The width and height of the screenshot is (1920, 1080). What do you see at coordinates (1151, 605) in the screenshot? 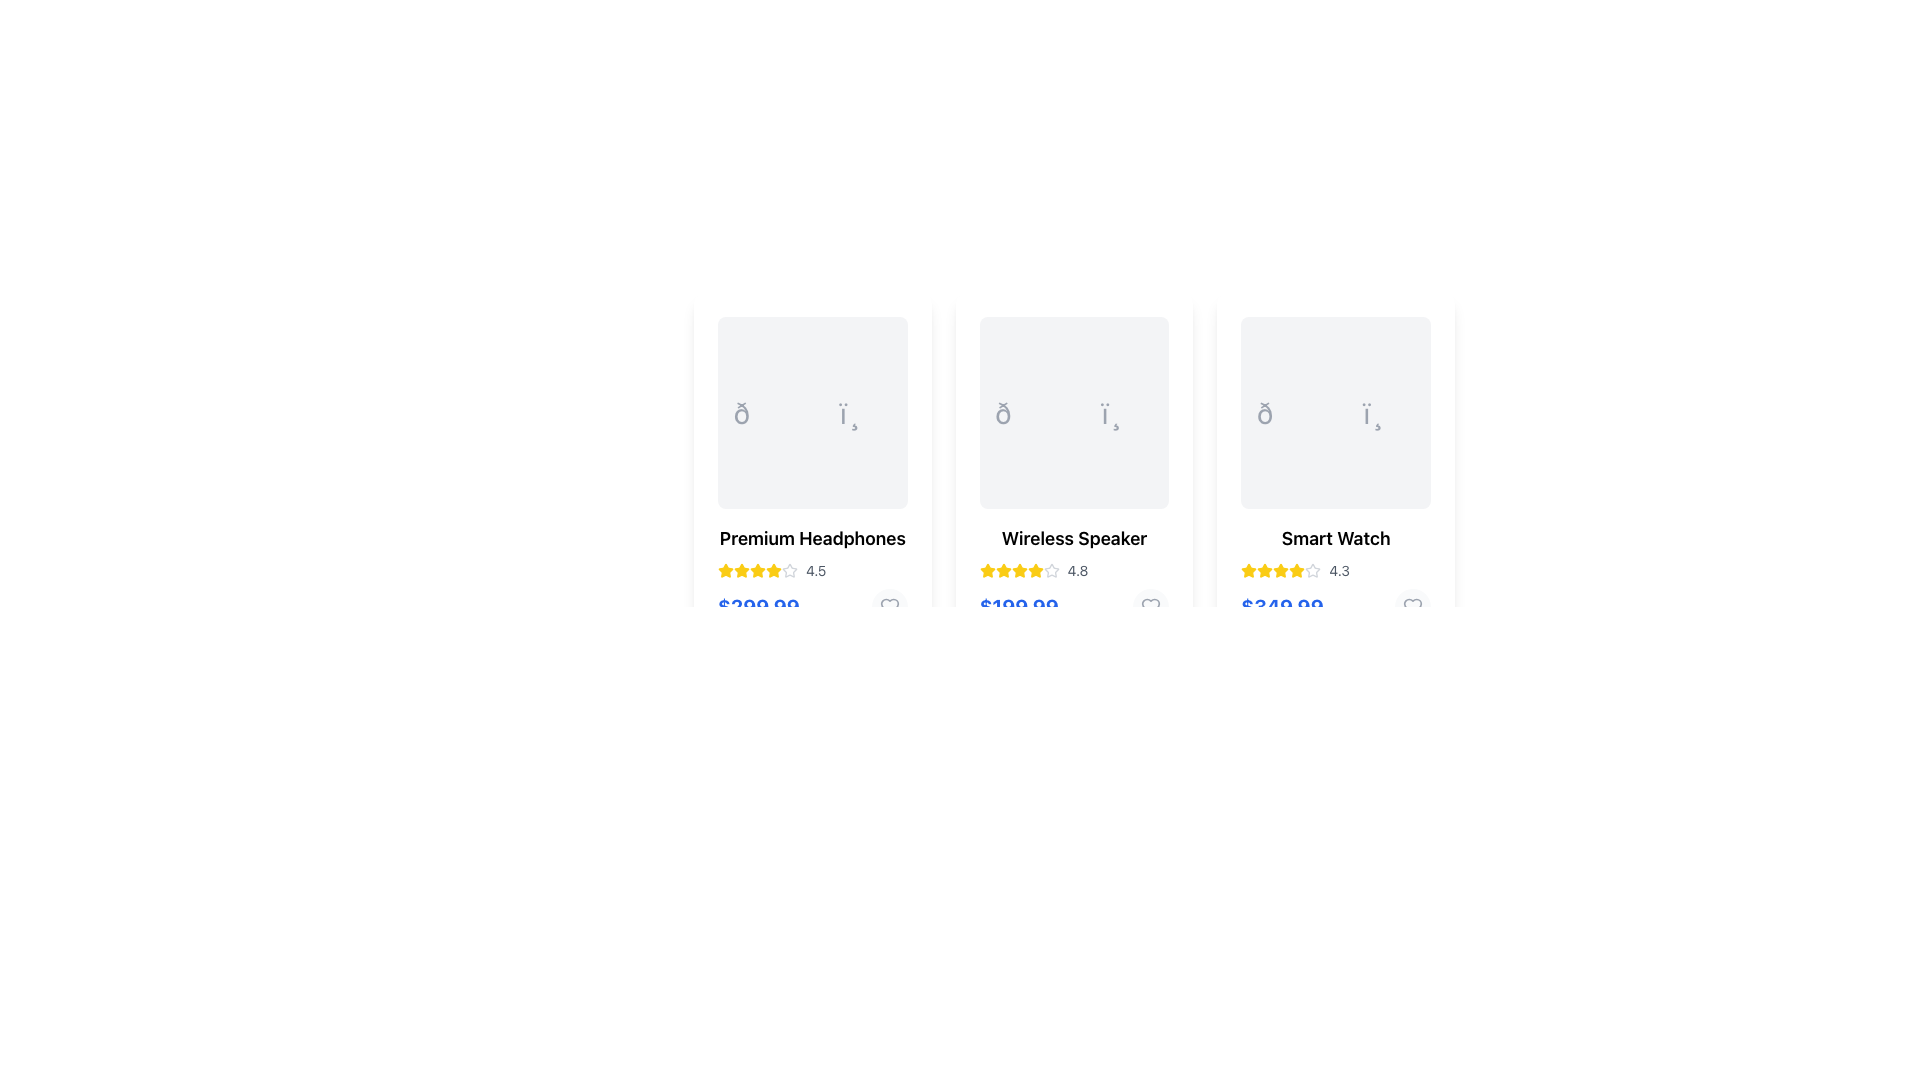
I see `the circular button with a heart icon, which is light gray and located to the right of the price label '$199.99'` at bounding box center [1151, 605].